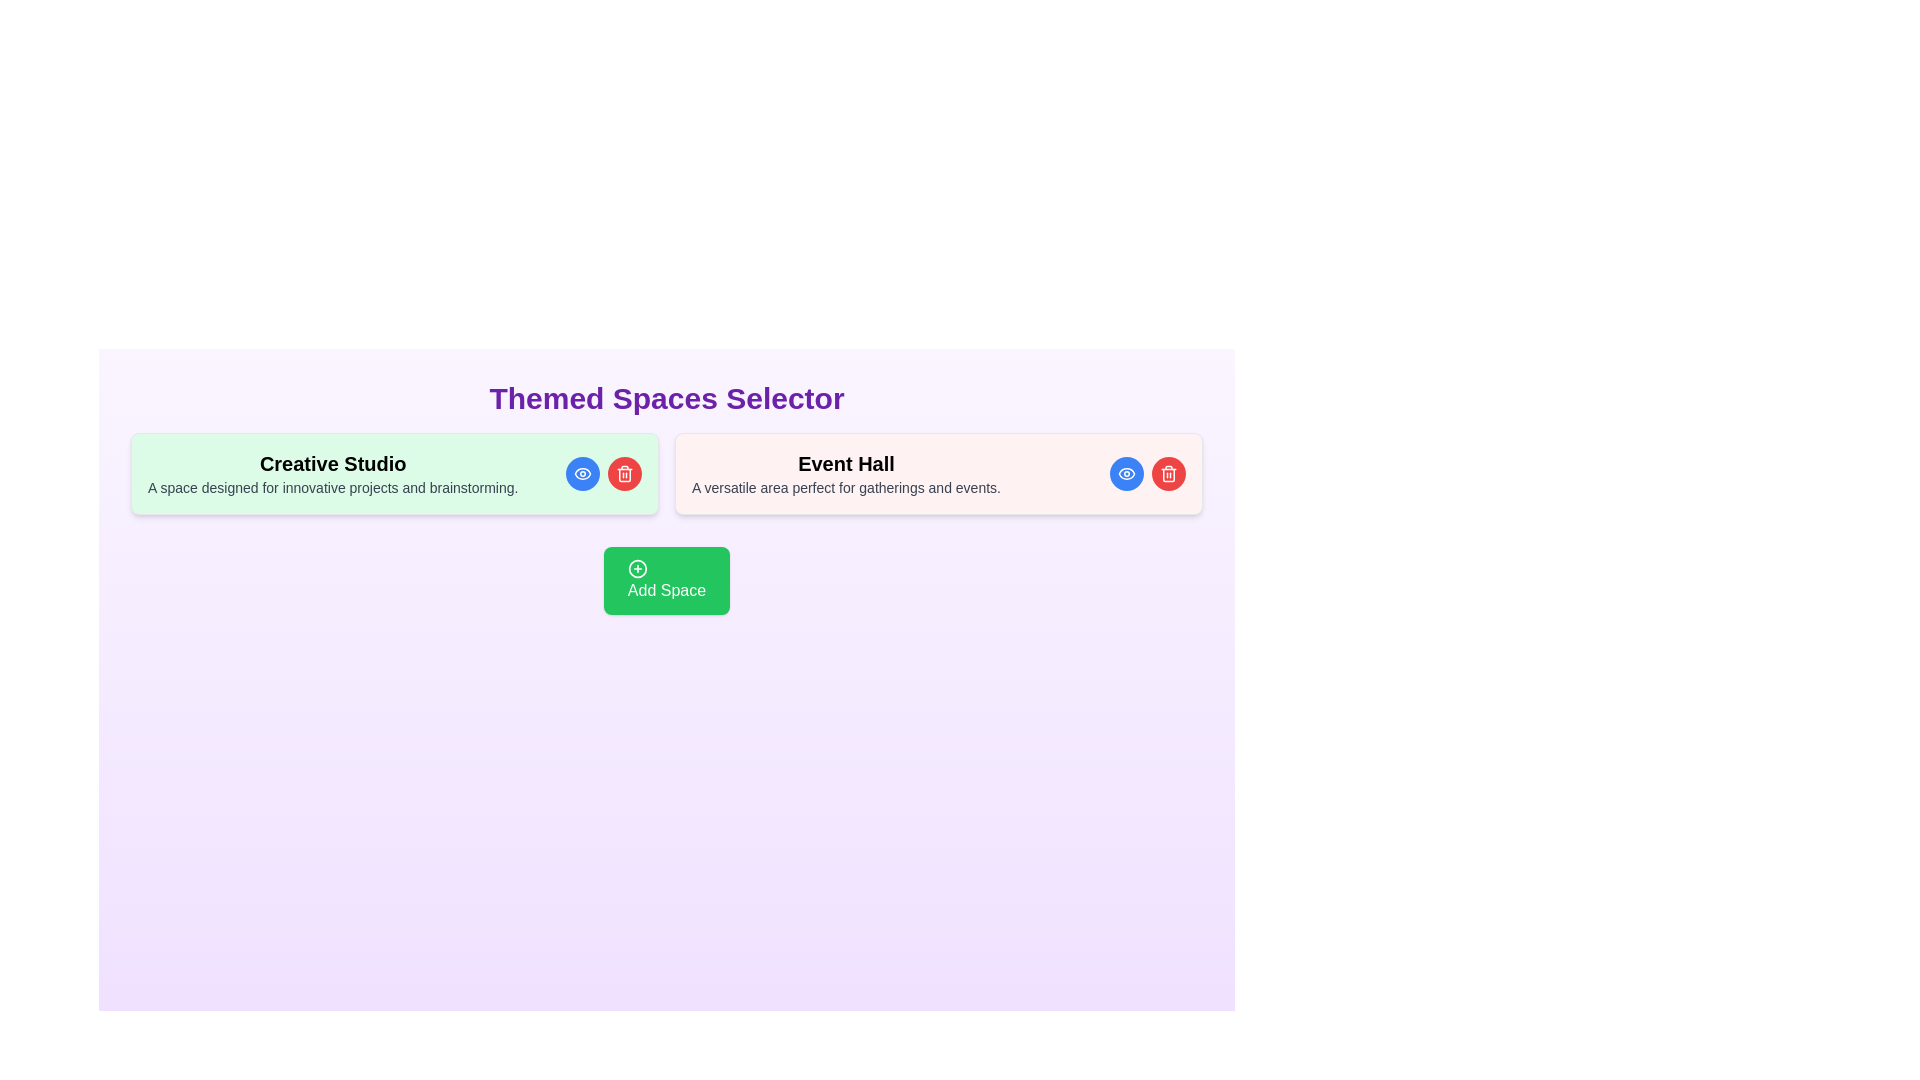  I want to click on the green 'Add Space' button with a white plus icon and white text, located beneath the title 'Themed Spaces Selector', so click(667, 581).